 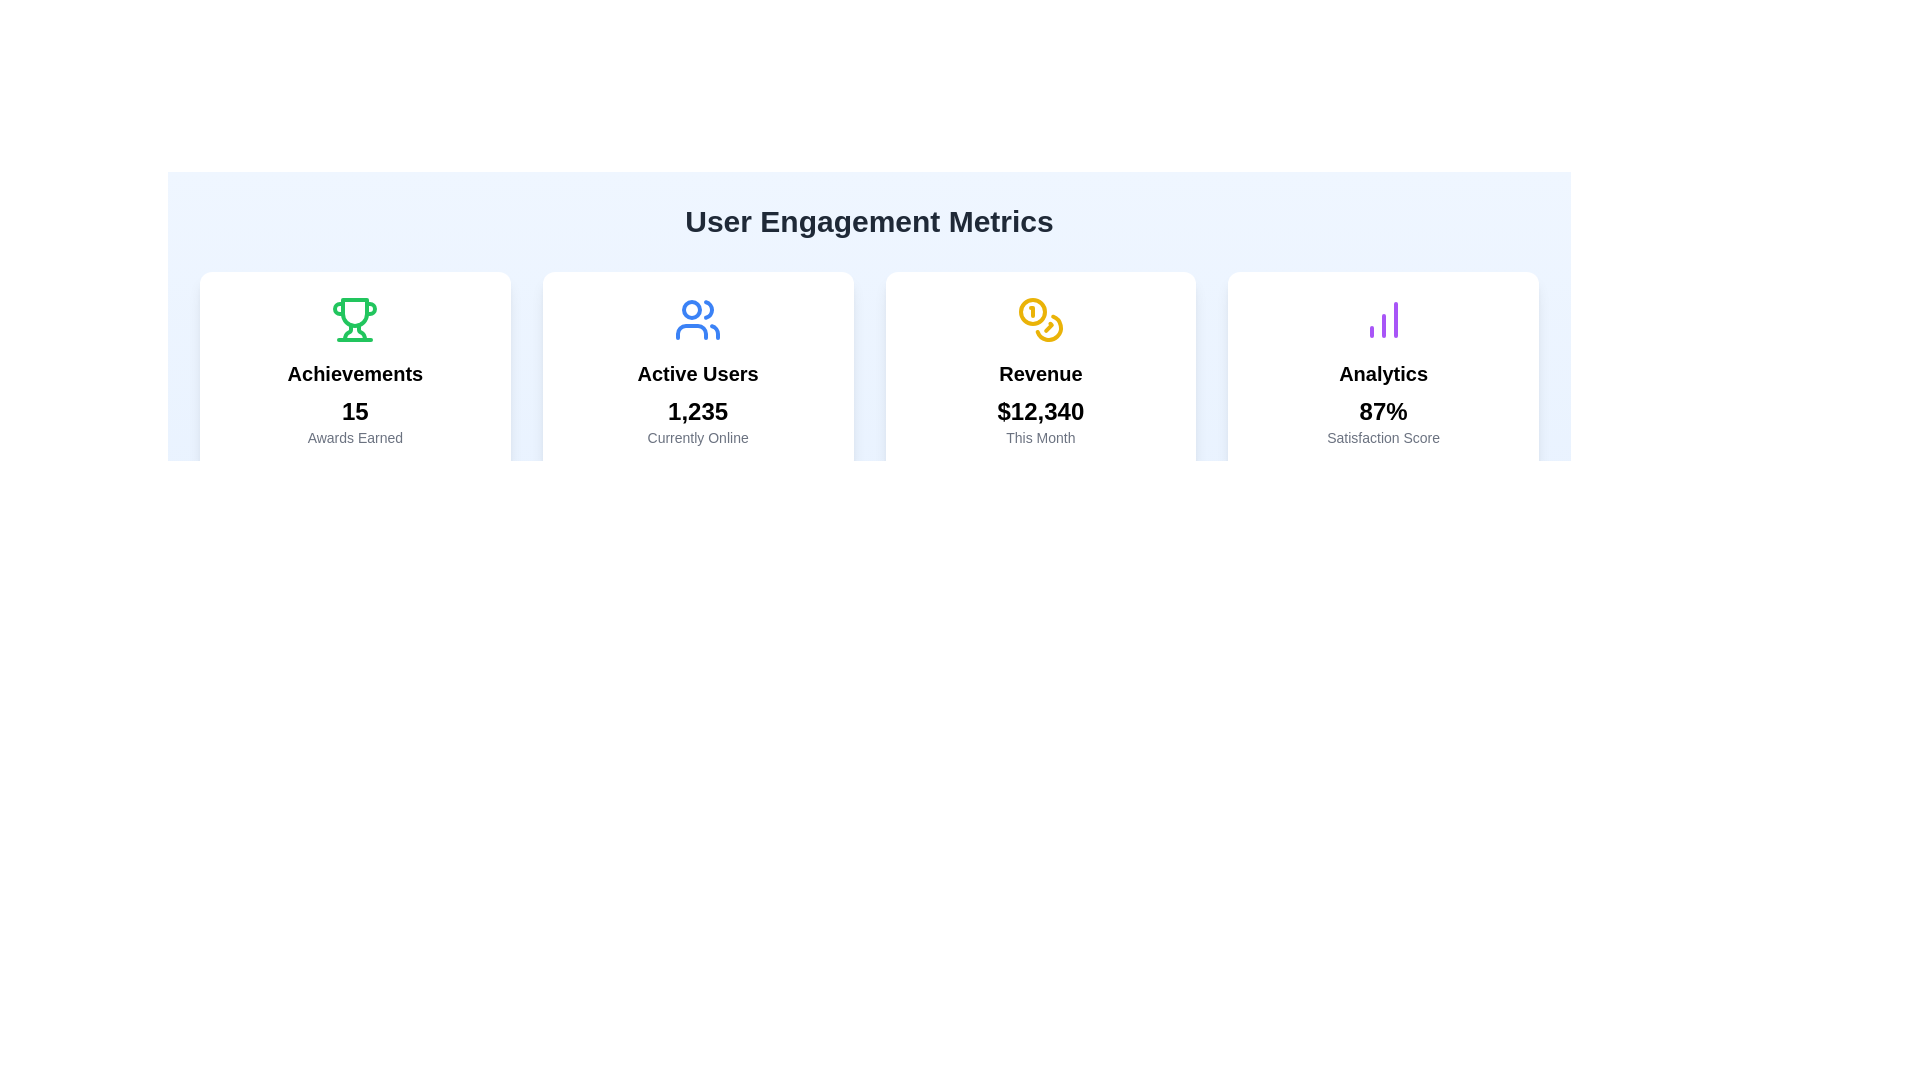 I want to click on the Text content display for the satisfaction score percentage, which is centrally located within the 'Analytics' widget, positioned between 'Analytics' above and 'Satisfaction Score' below, so click(x=1382, y=411).